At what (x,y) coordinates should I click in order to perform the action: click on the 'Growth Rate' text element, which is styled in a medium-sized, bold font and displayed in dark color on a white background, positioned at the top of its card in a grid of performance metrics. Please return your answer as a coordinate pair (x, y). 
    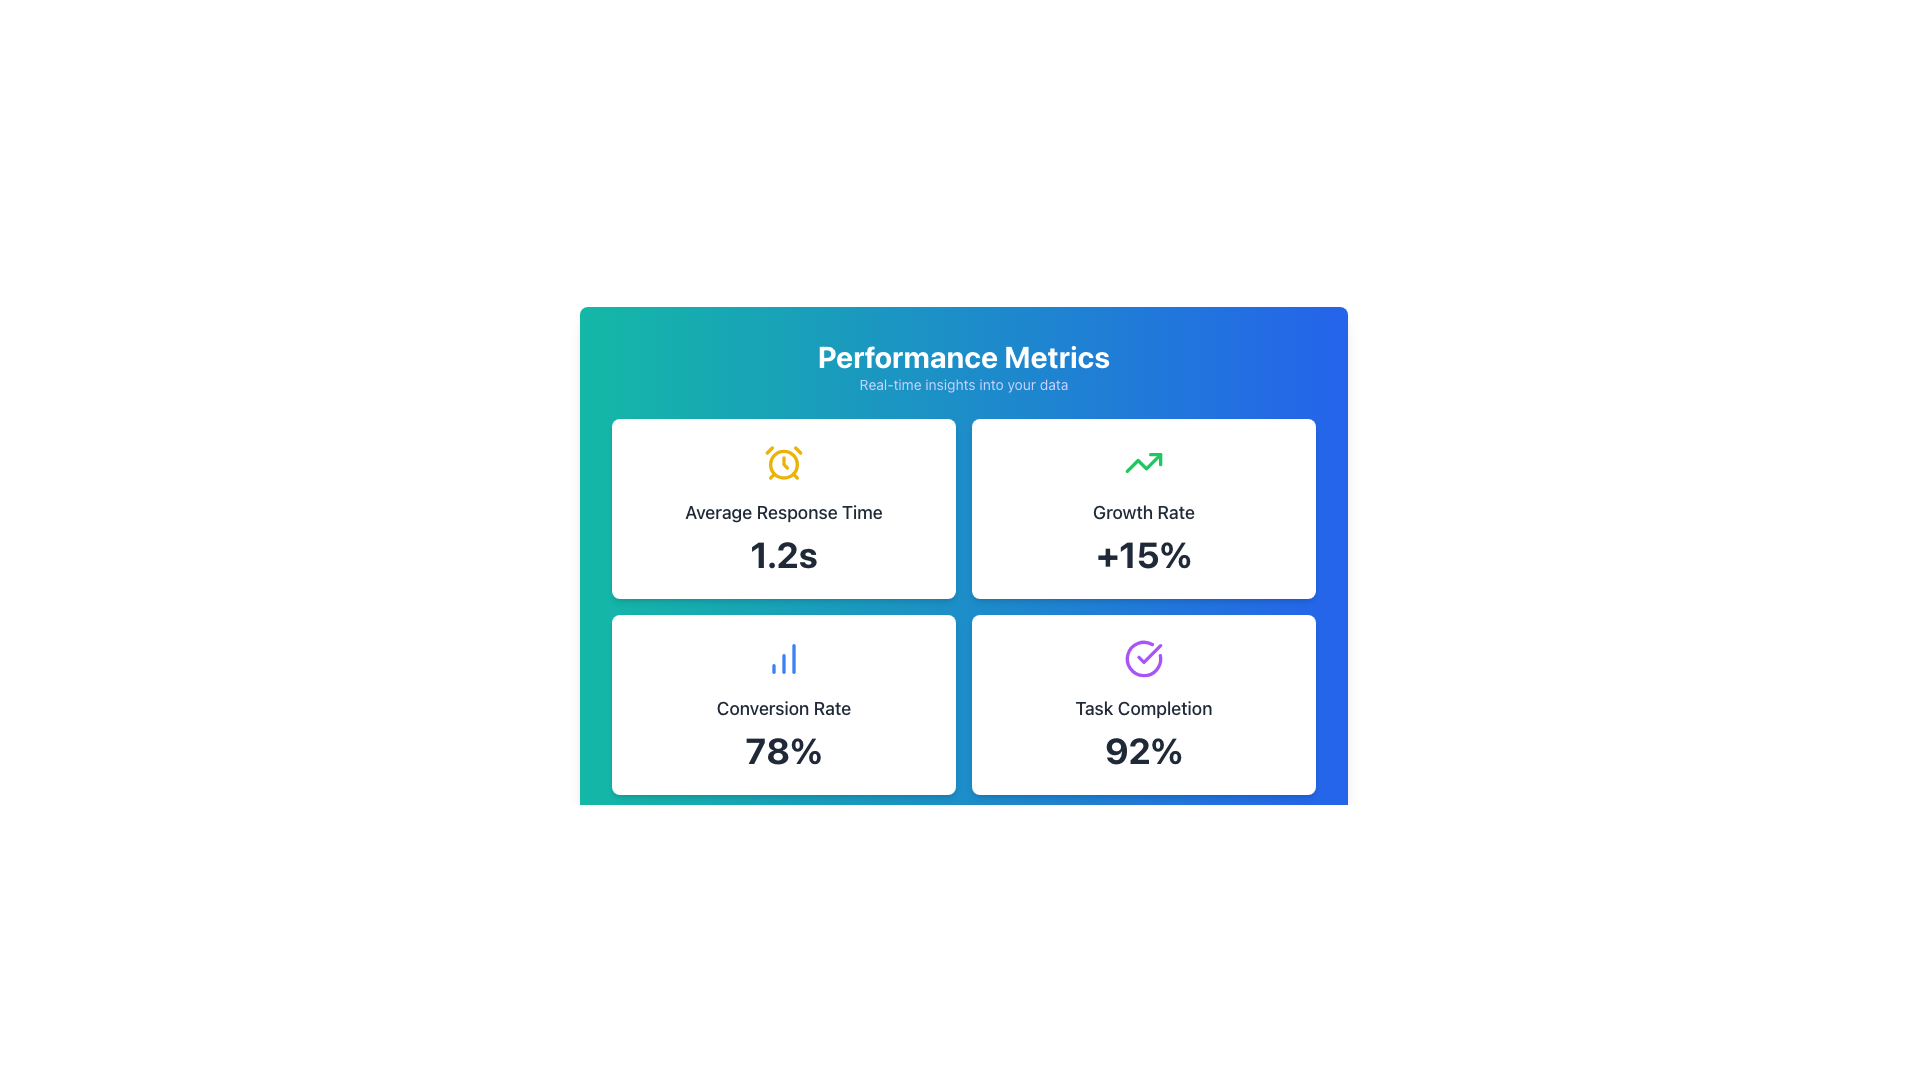
    Looking at the image, I should click on (1143, 512).